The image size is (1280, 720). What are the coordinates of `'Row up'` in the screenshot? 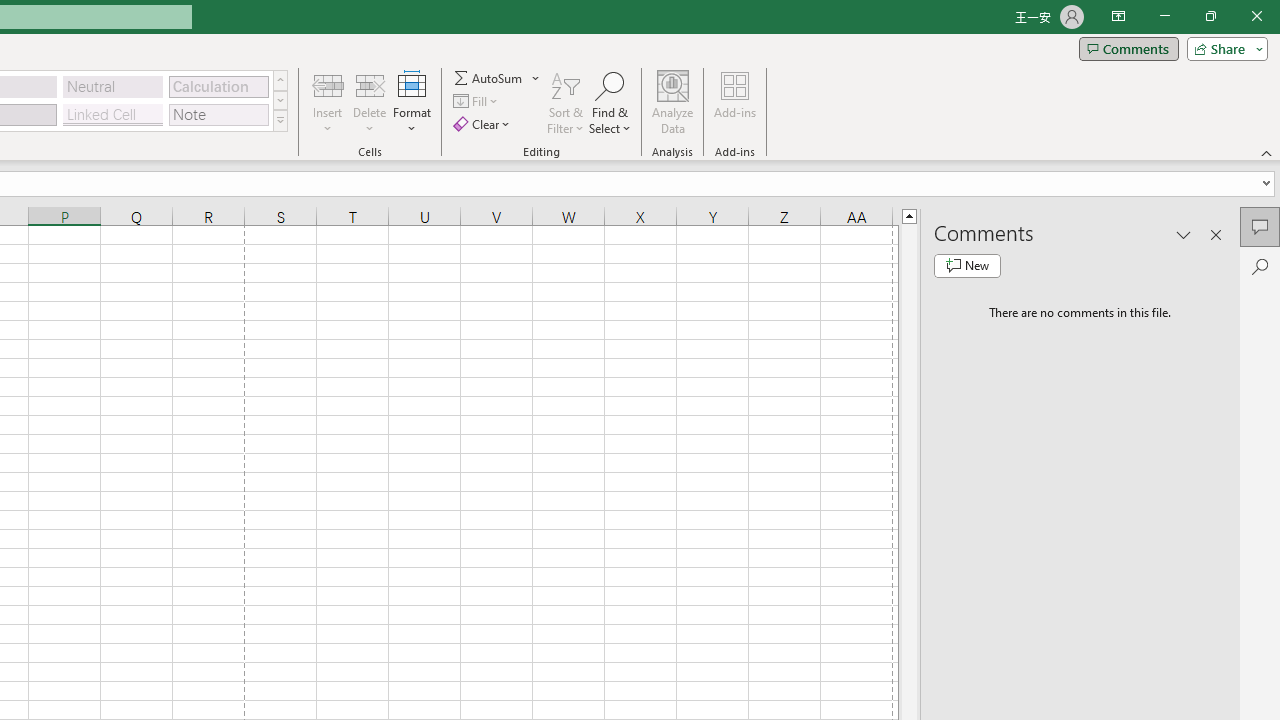 It's located at (279, 79).